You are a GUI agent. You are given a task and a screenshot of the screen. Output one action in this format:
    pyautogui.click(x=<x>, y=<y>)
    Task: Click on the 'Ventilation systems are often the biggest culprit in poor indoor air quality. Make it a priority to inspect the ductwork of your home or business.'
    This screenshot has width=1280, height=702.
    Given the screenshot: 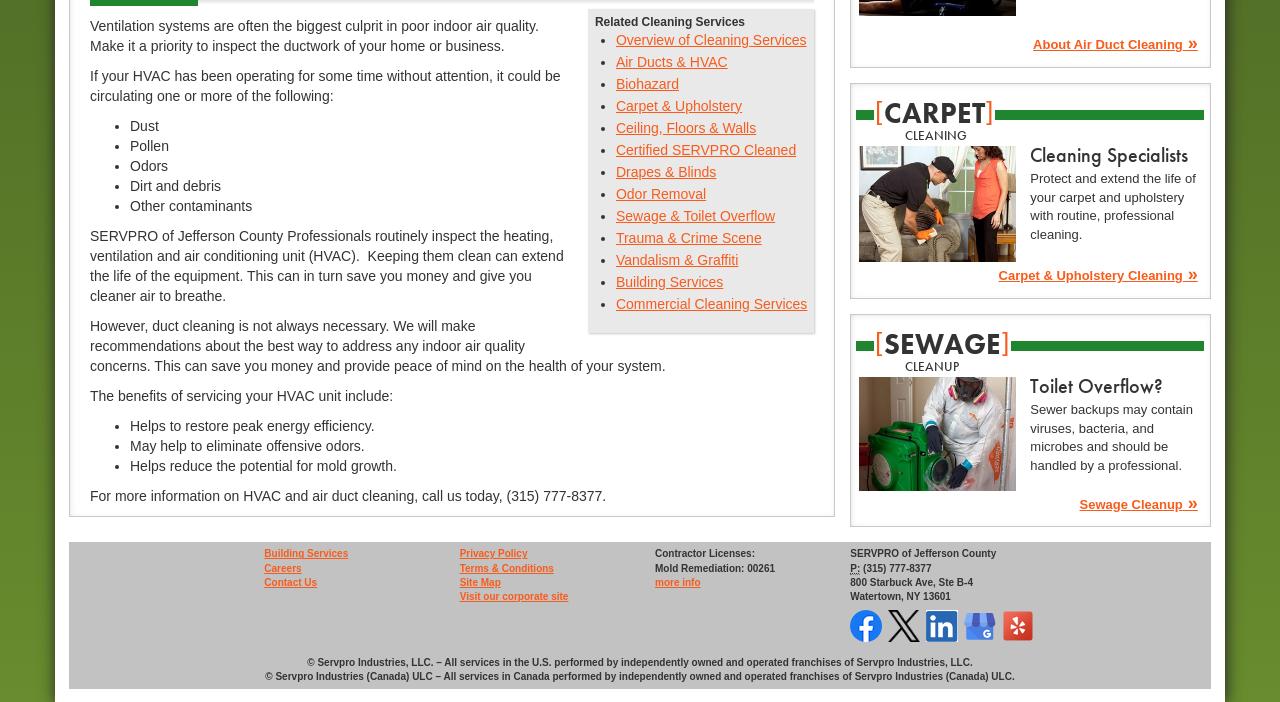 What is the action you would take?
    pyautogui.click(x=88, y=34)
    